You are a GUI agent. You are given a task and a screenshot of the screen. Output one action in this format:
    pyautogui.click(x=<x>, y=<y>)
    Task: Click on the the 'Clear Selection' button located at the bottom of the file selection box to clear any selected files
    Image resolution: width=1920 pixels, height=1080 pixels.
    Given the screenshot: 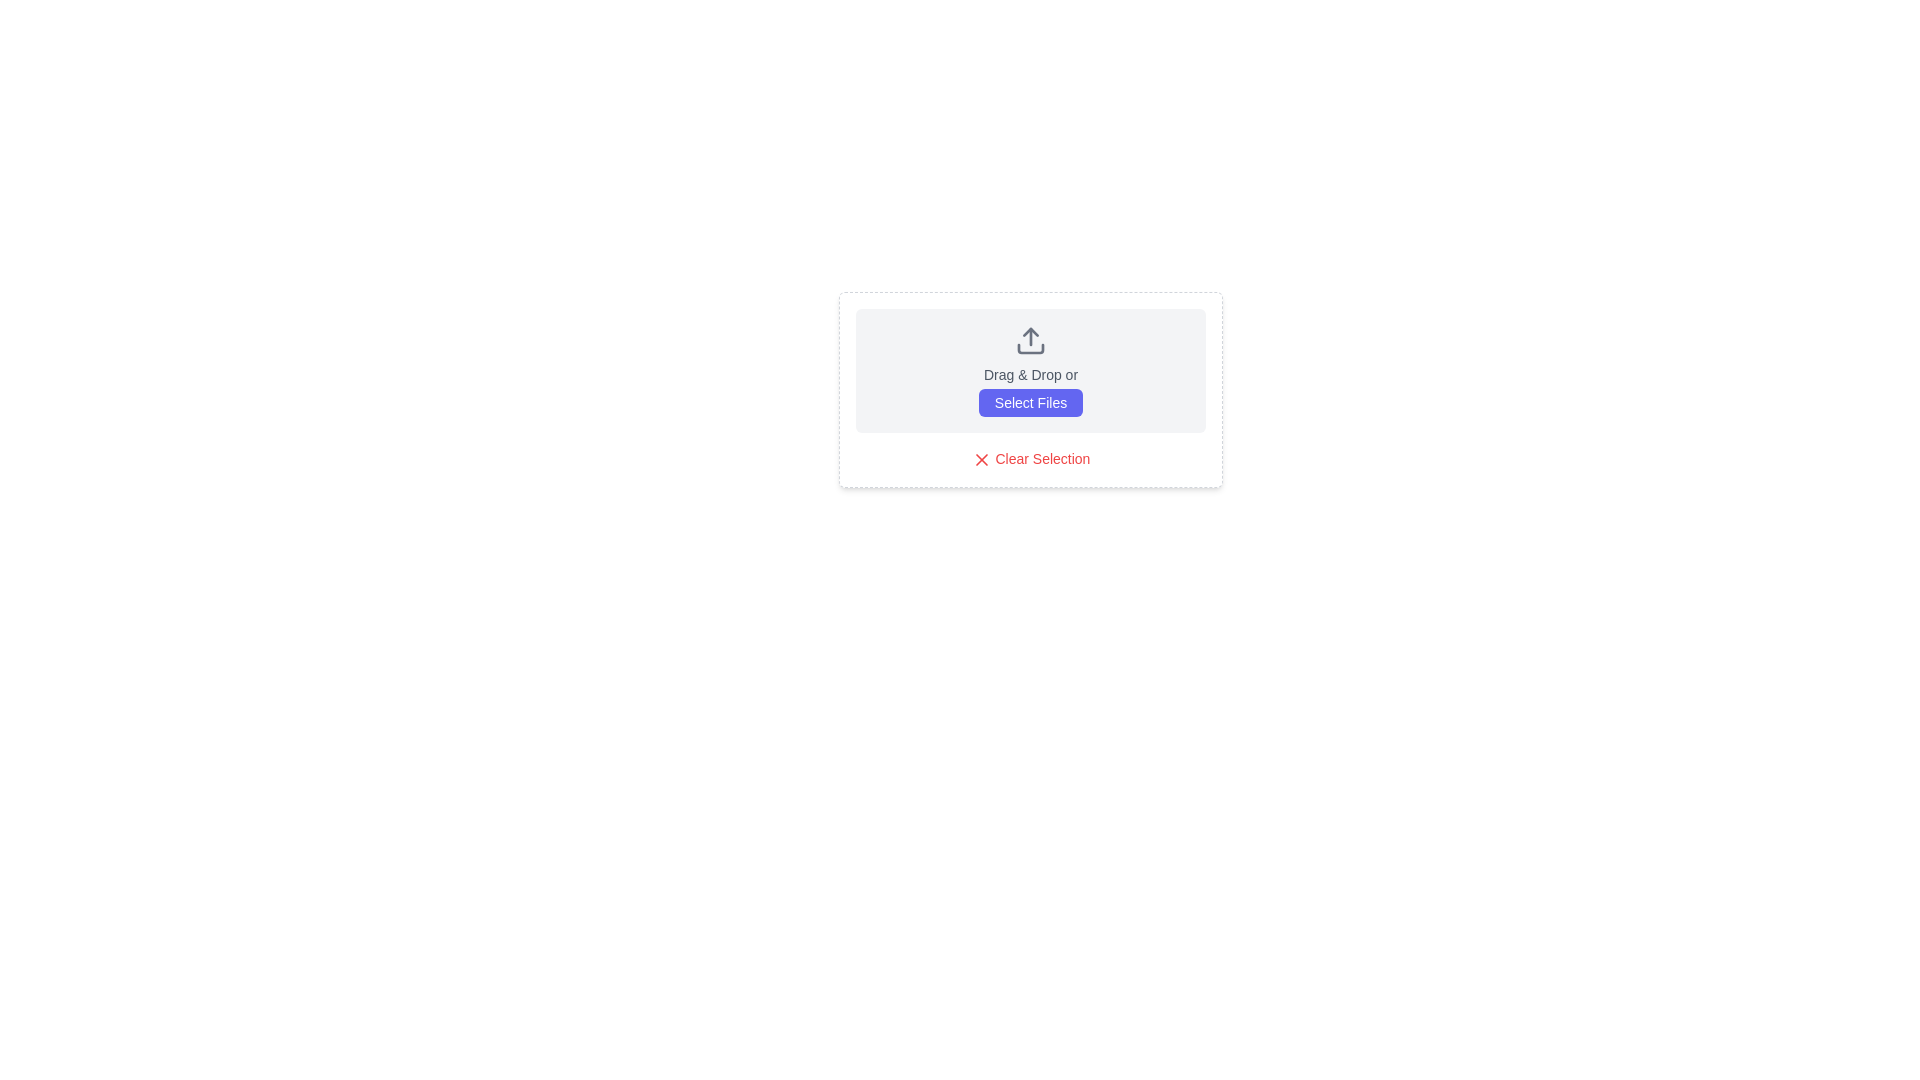 What is the action you would take?
    pyautogui.click(x=1031, y=459)
    